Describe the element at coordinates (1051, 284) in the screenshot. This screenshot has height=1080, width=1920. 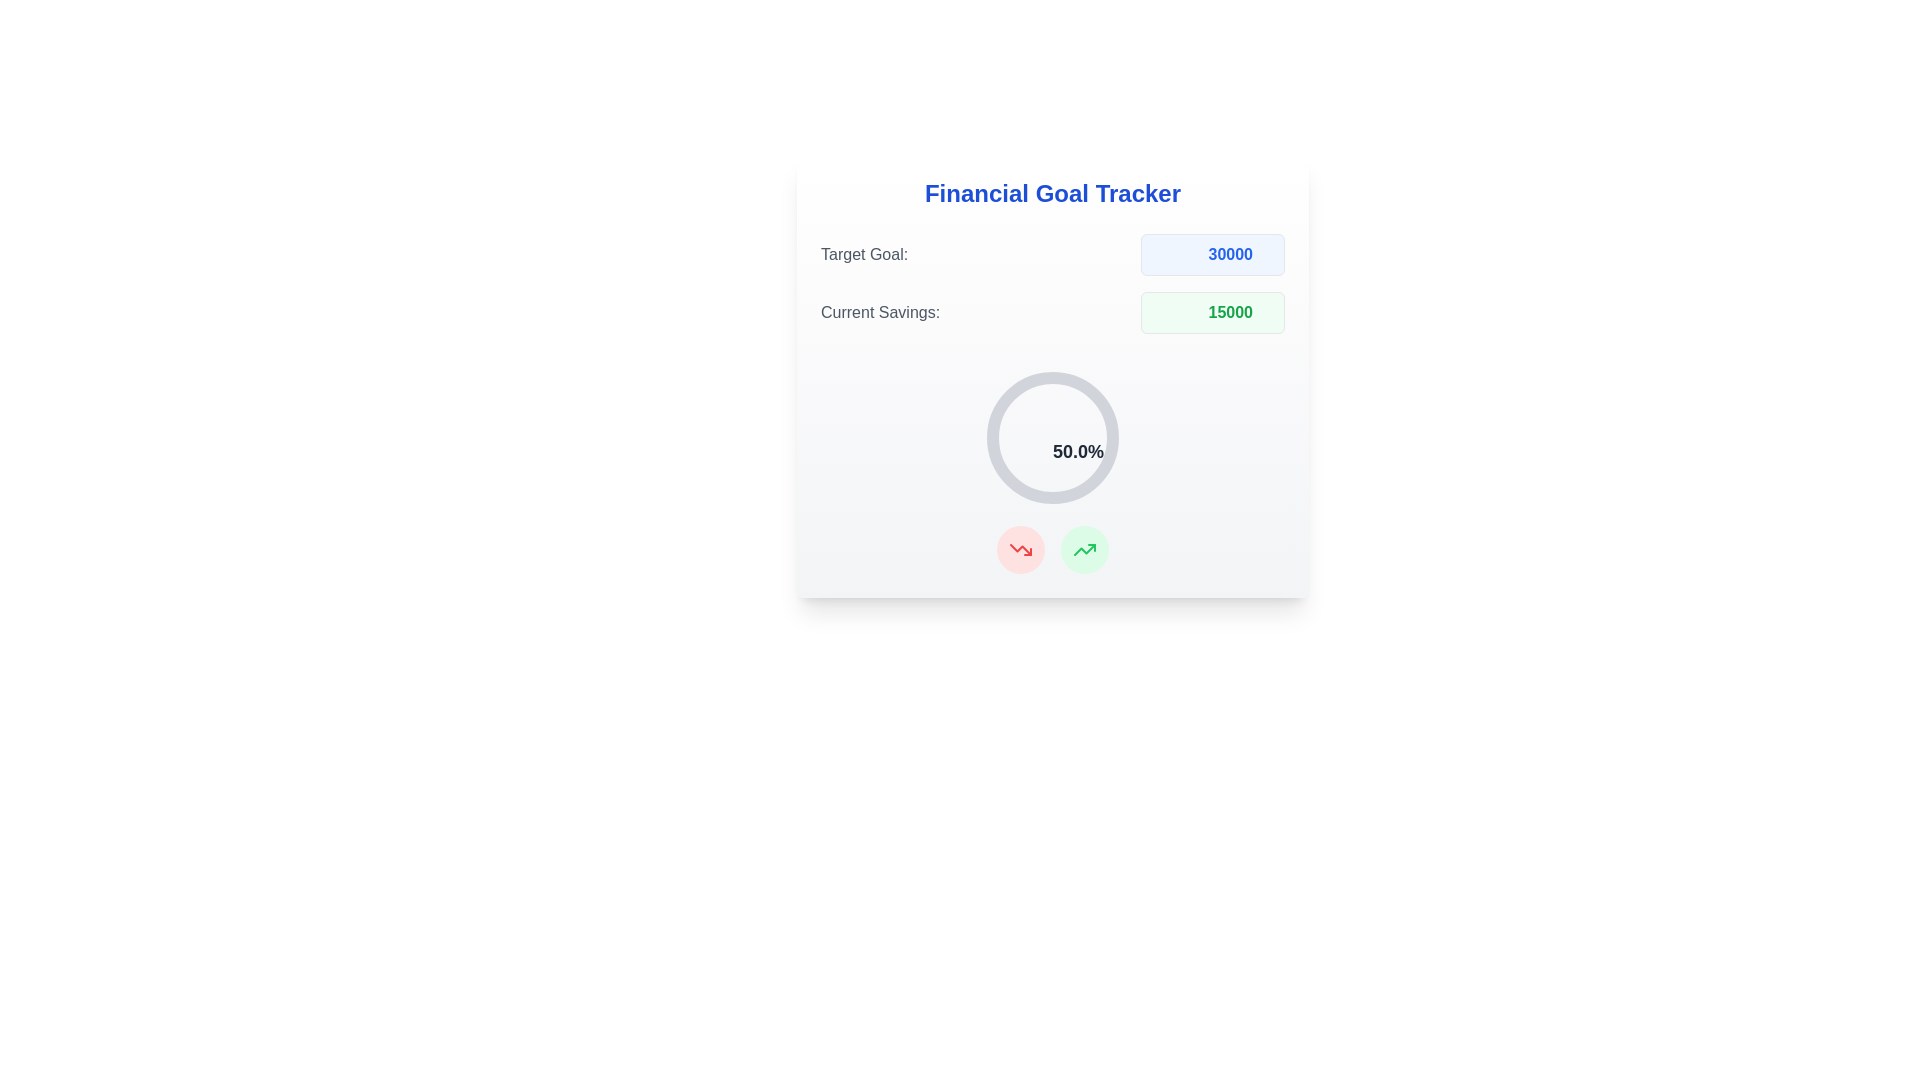
I see `the grouped component containing the 'Target Goal' and 'Current Savings' input fields within the 'Financial Goal Tracker' section` at that location.